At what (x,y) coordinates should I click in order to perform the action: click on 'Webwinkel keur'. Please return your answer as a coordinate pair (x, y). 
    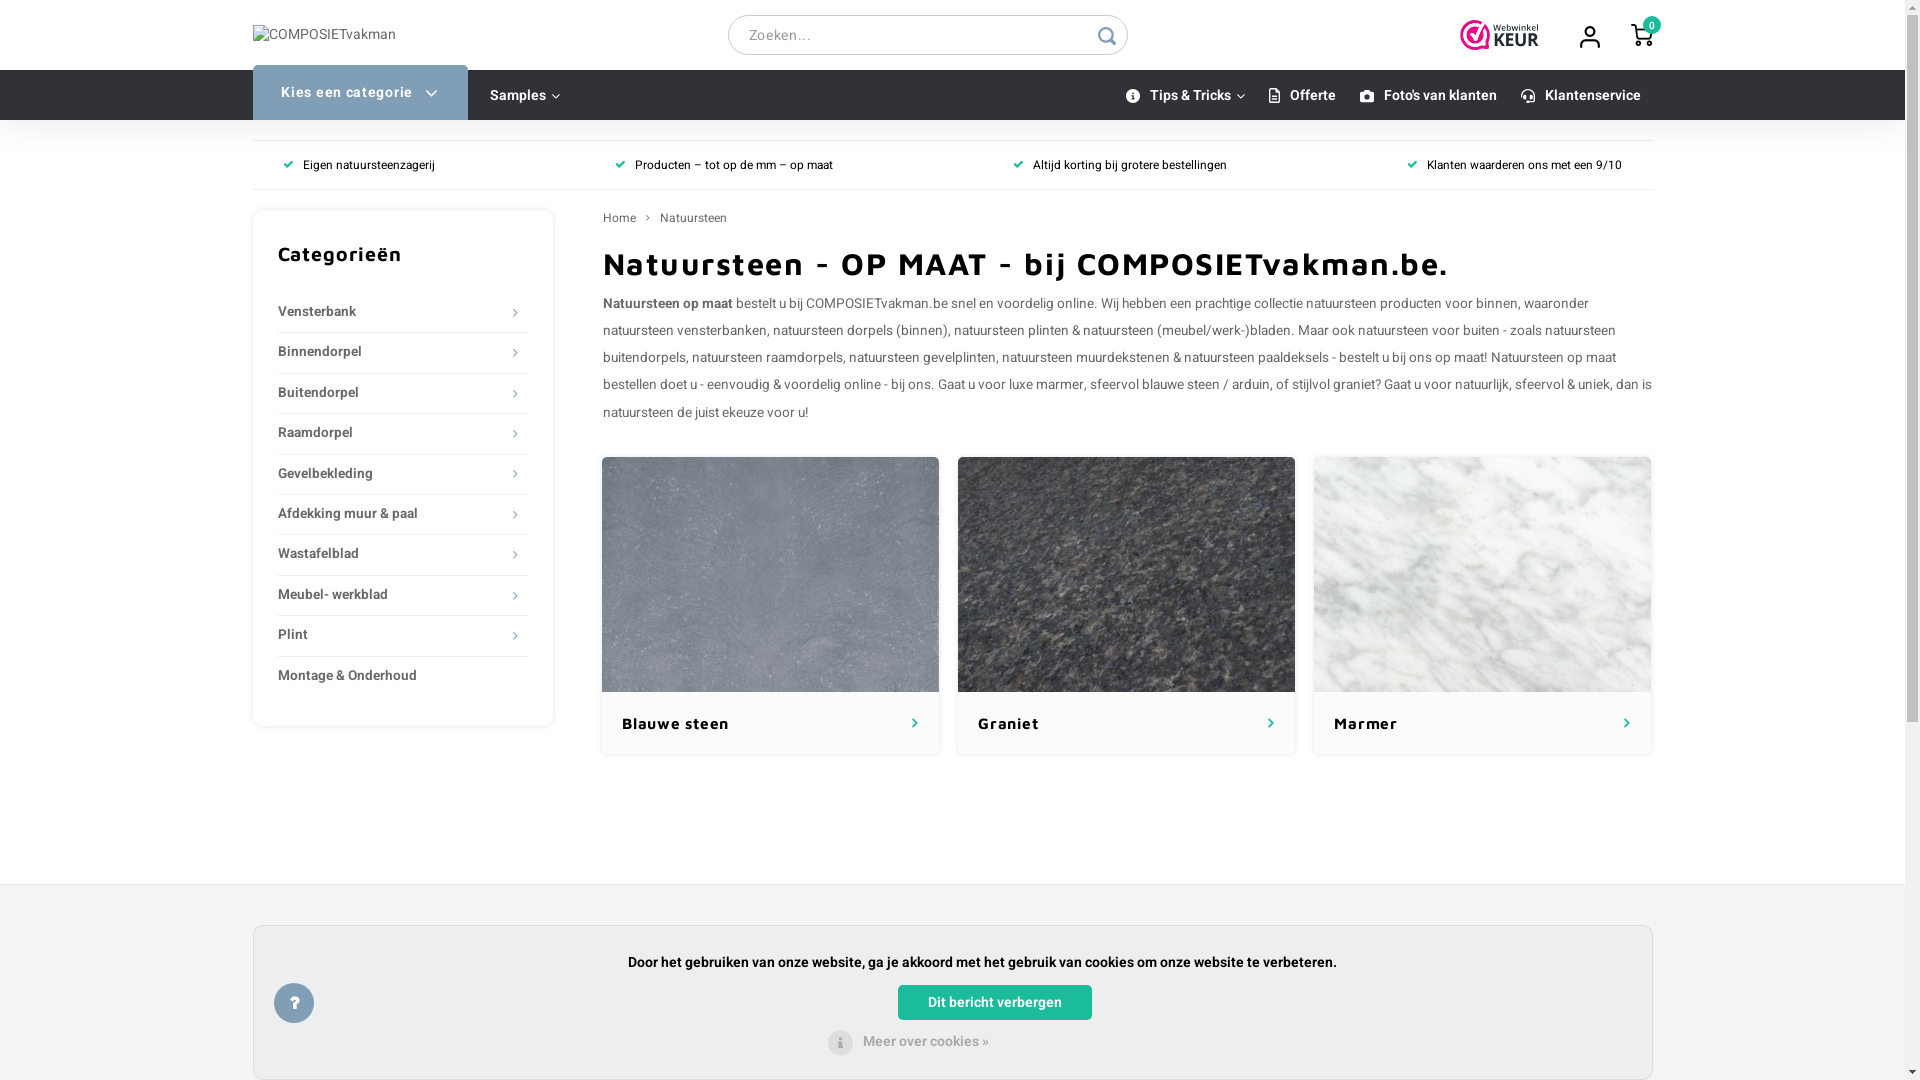
    Looking at the image, I should click on (1499, 34).